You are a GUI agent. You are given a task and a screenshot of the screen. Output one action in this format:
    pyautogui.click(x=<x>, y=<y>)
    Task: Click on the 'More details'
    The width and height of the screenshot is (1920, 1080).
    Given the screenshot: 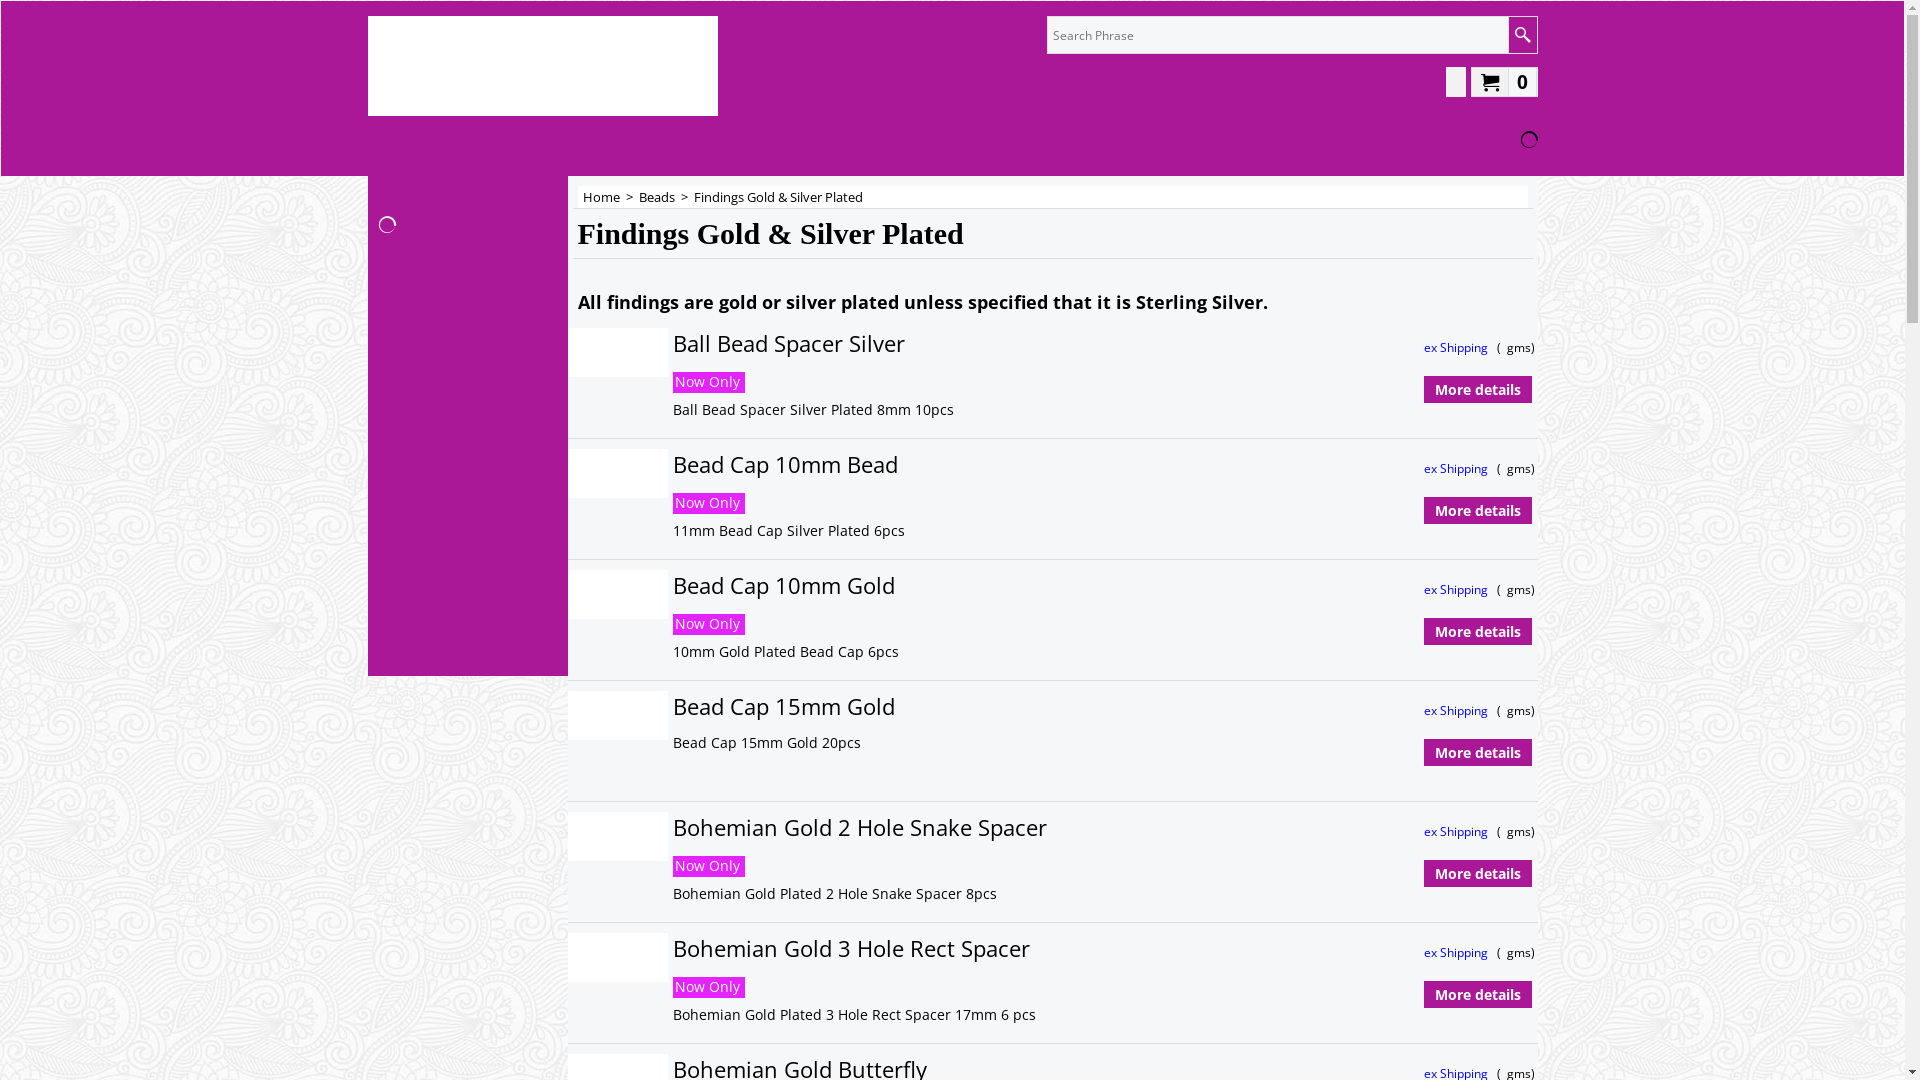 What is the action you would take?
    pyautogui.click(x=1423, y=995)
    